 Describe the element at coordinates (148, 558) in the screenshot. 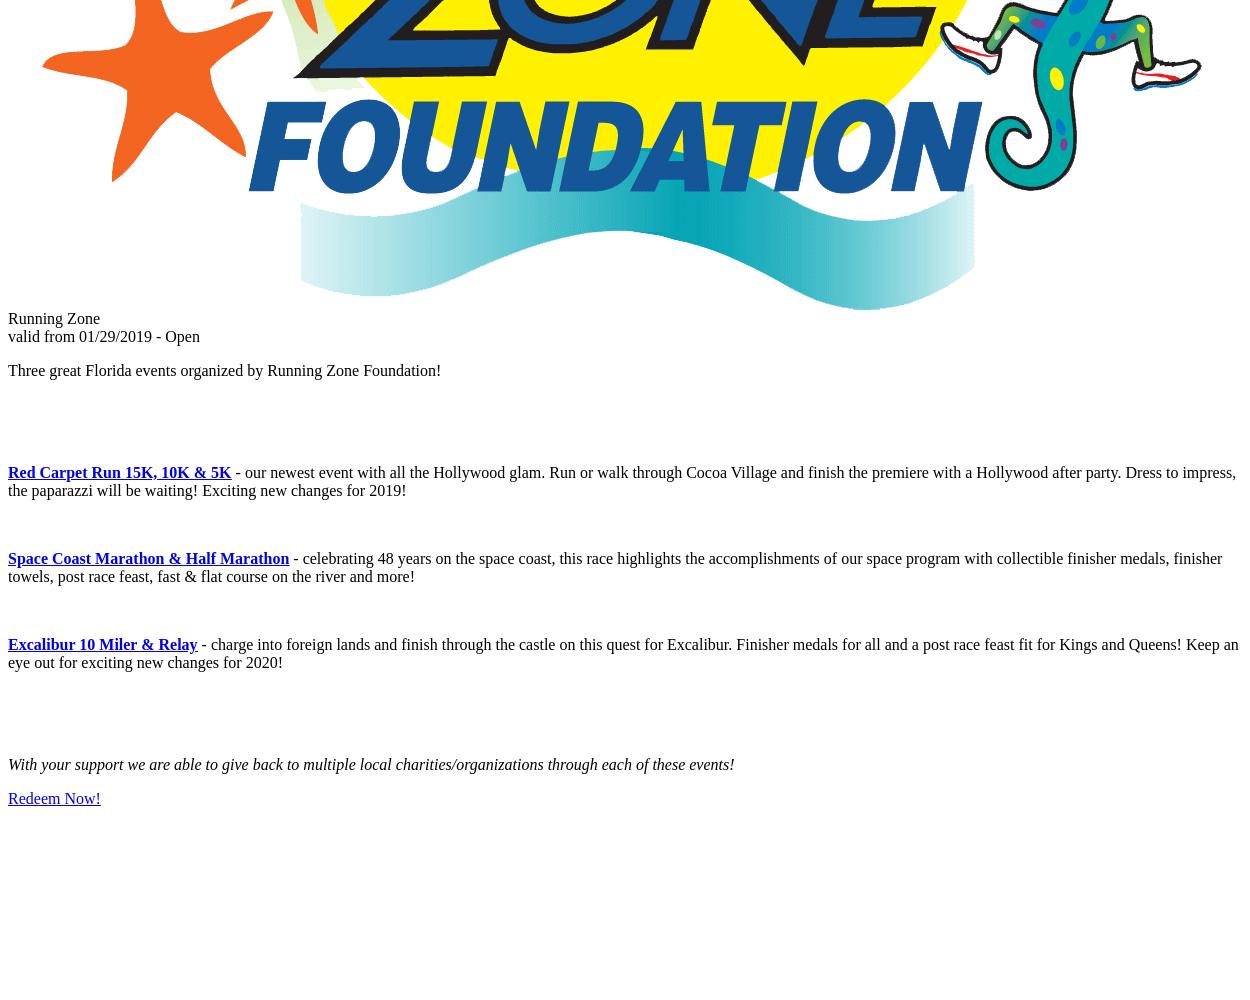

I see `'Space Coast Marathon & Half Marathon'` at that location.